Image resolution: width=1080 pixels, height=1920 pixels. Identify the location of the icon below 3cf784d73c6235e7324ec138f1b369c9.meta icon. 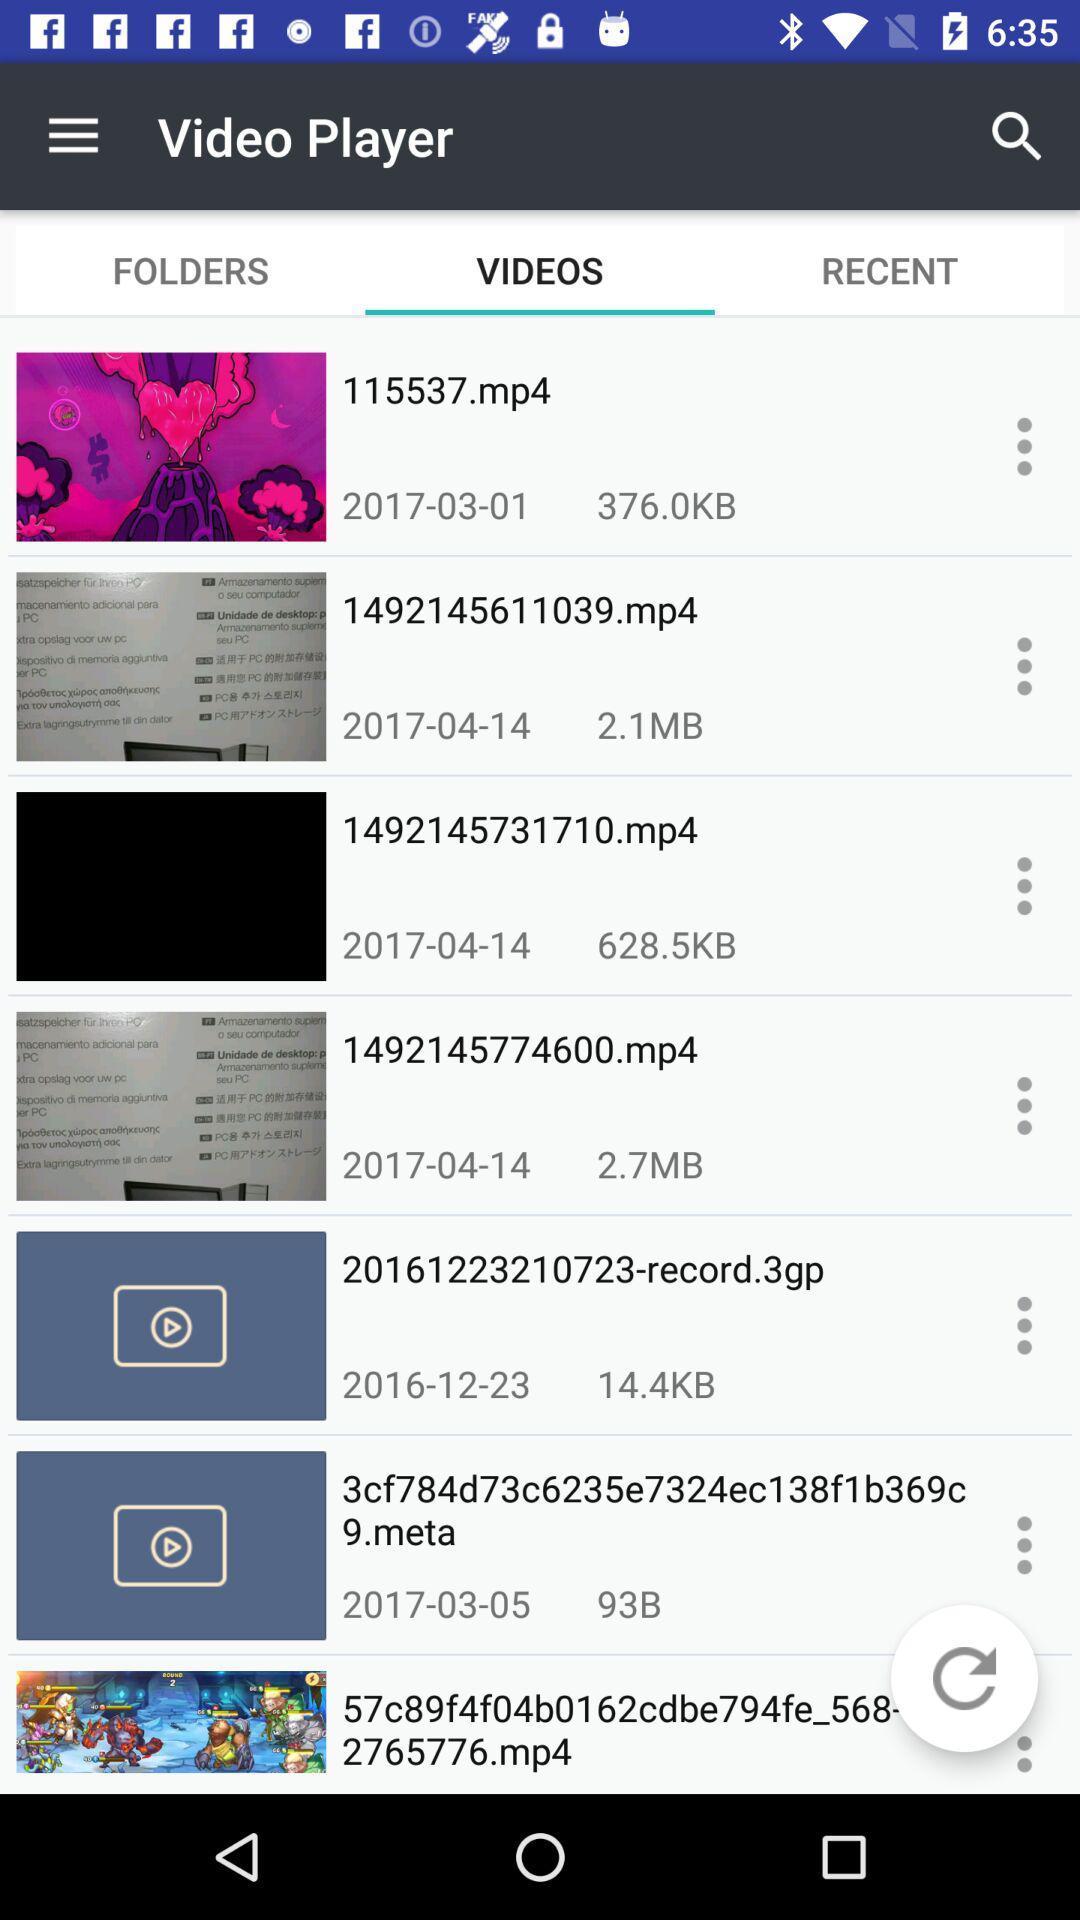
(628, 1603).